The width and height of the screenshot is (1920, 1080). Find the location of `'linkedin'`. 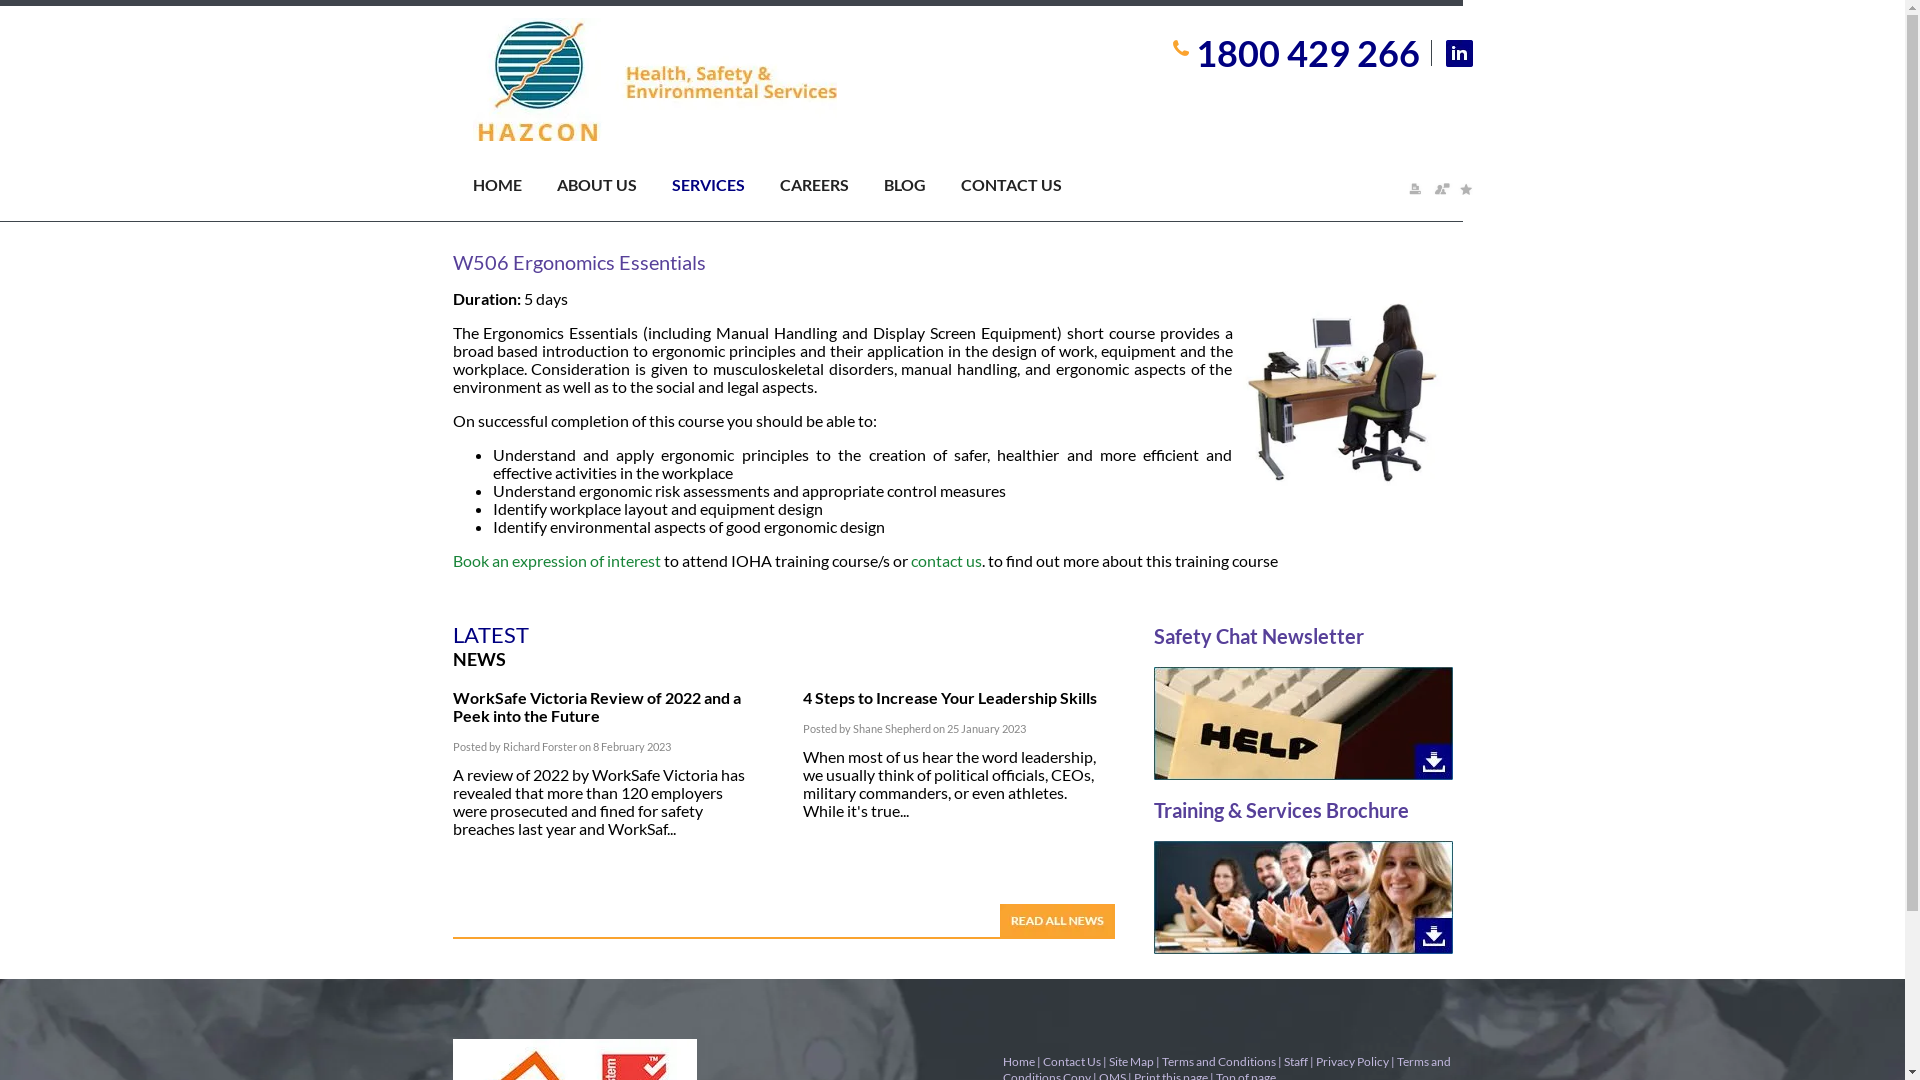

'linkedin' is located at coordinates (1445, 52).